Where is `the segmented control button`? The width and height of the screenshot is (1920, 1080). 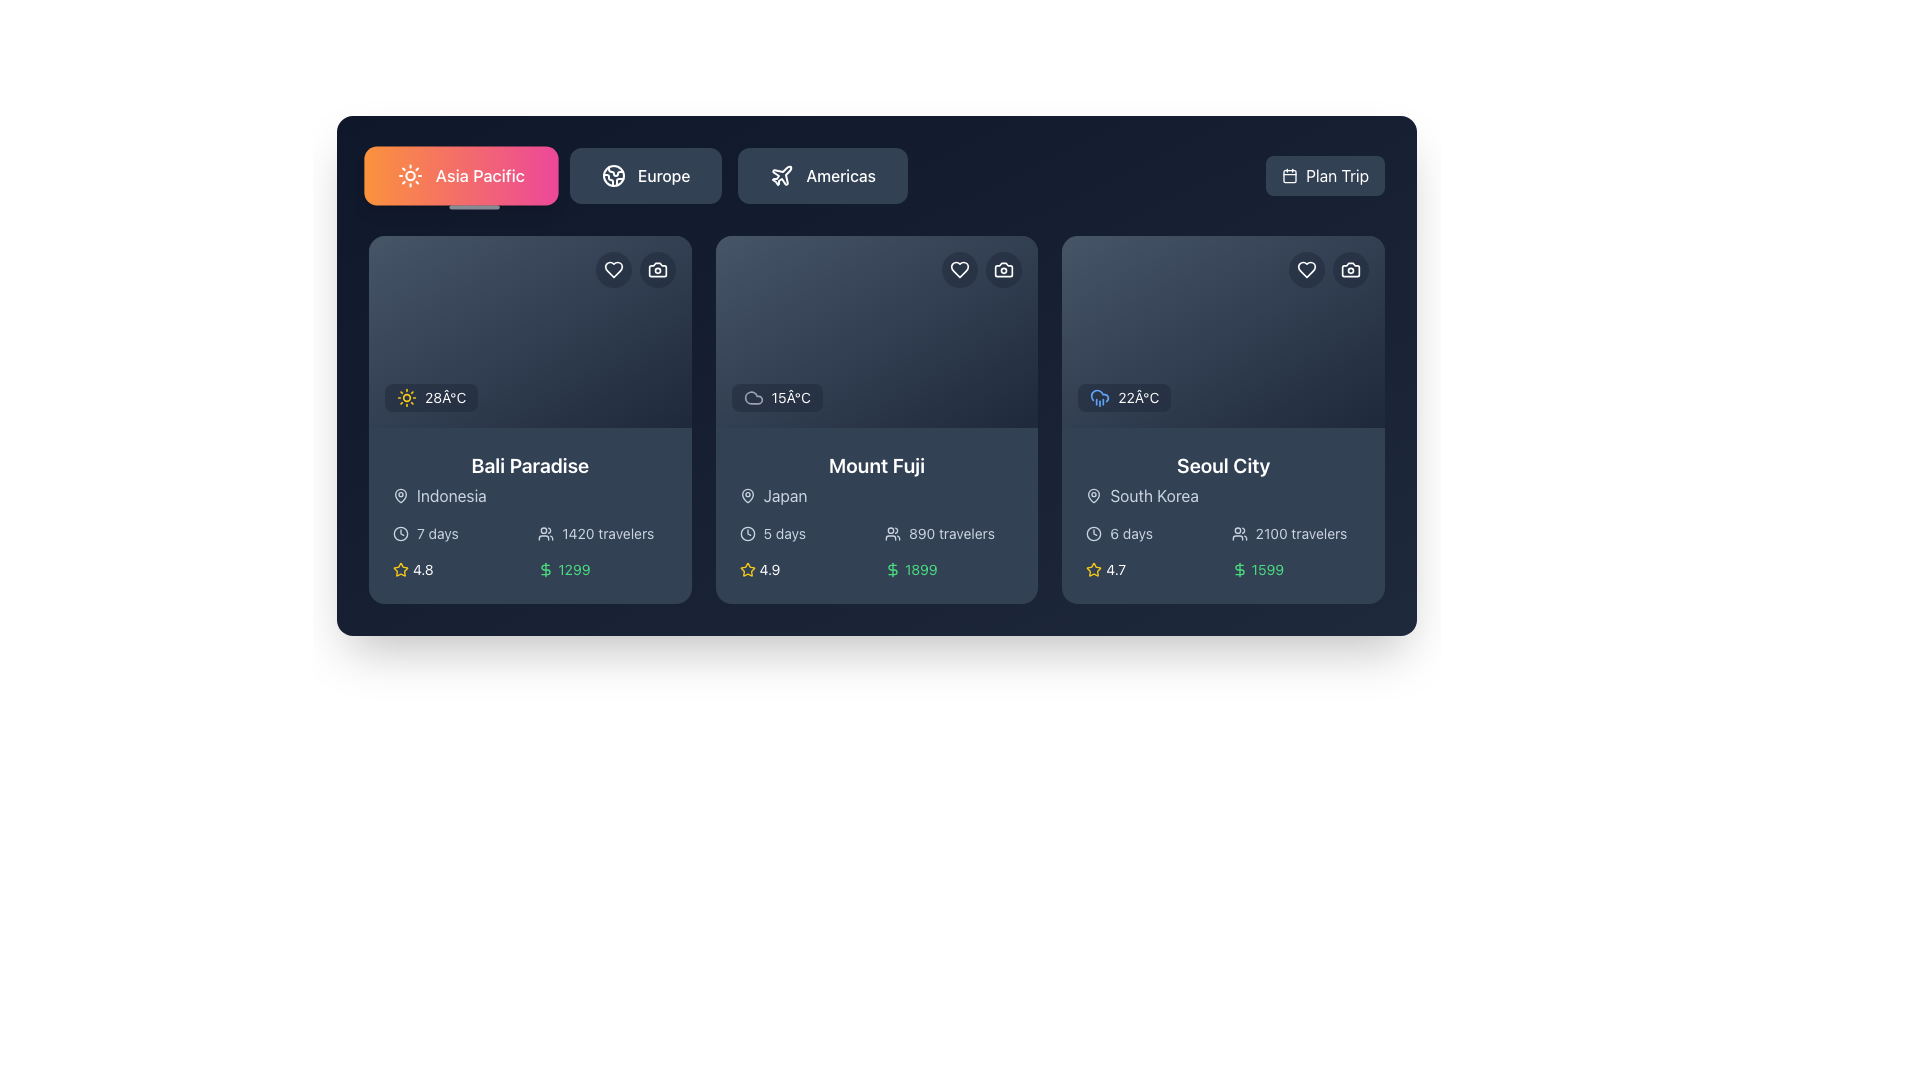
the segmented control button is located at coordinates (637, 175).